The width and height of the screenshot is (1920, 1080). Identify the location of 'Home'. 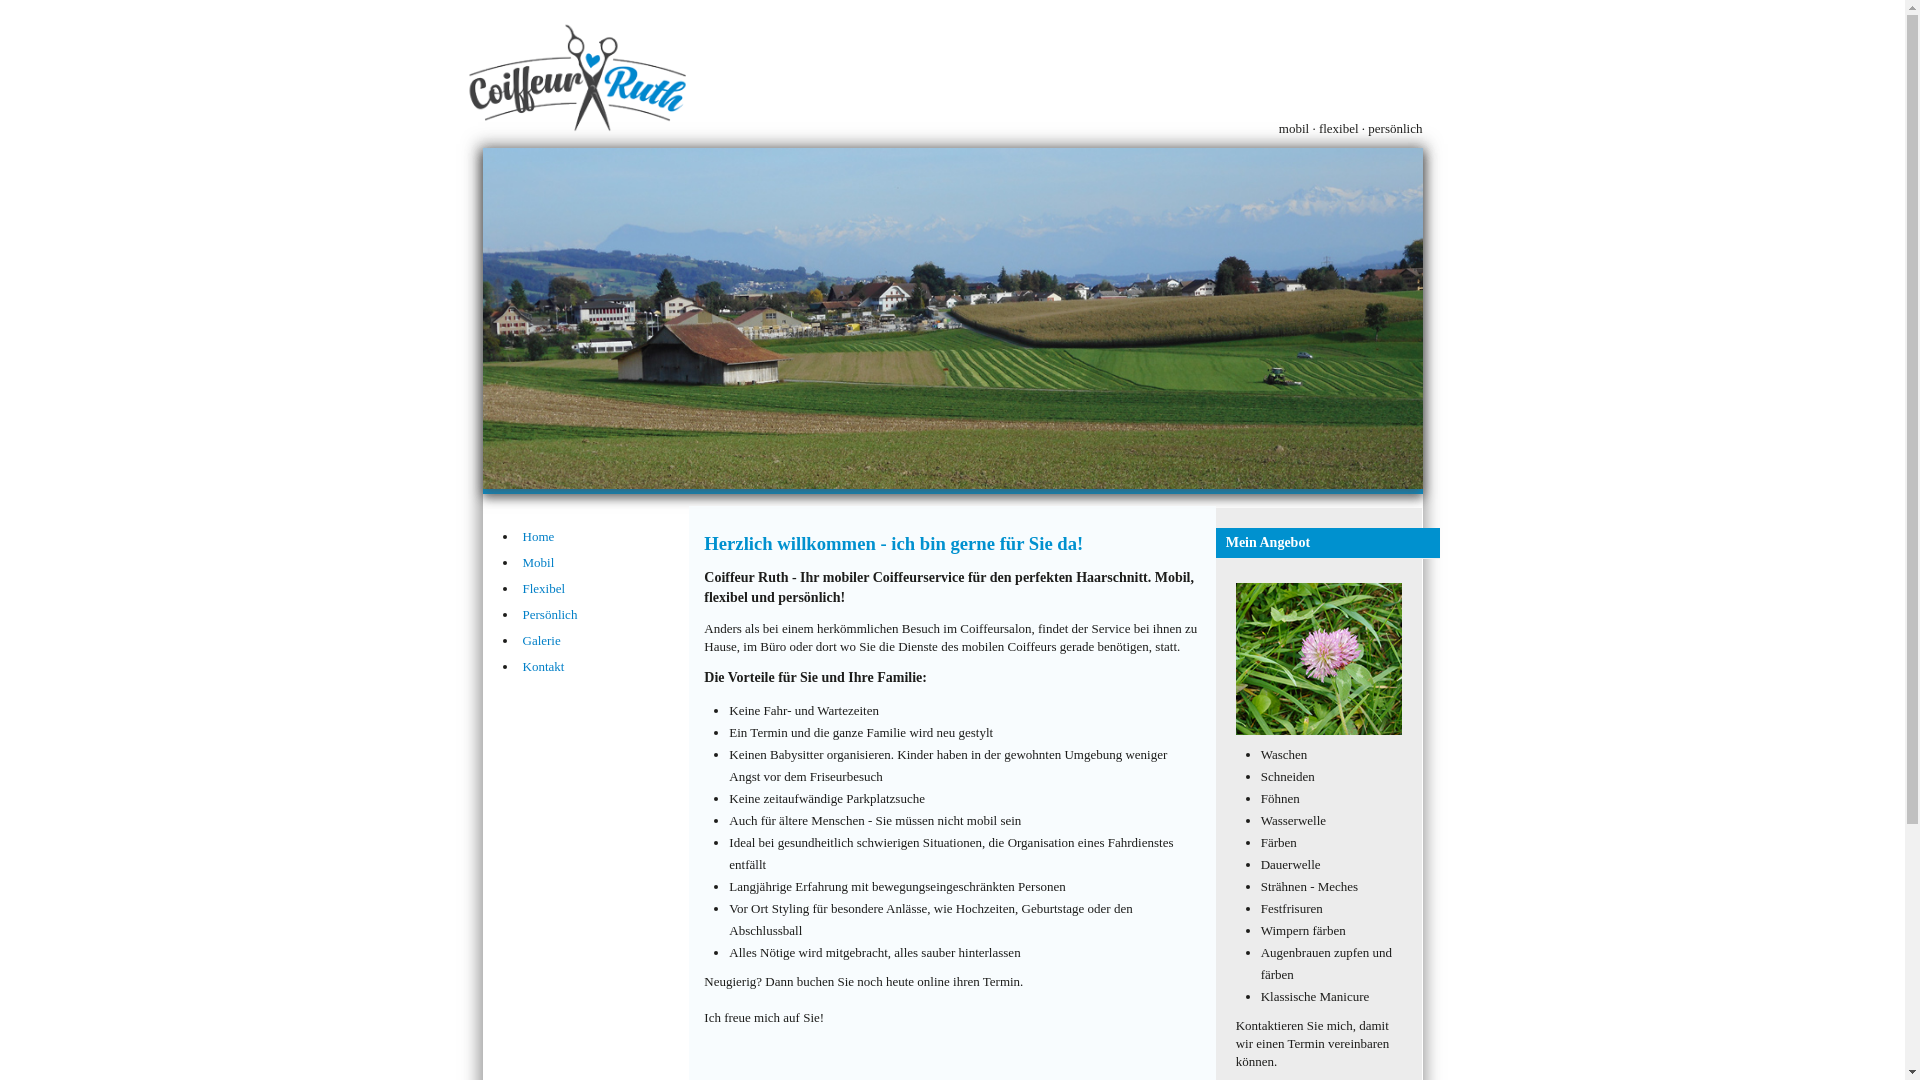
(604, 535).